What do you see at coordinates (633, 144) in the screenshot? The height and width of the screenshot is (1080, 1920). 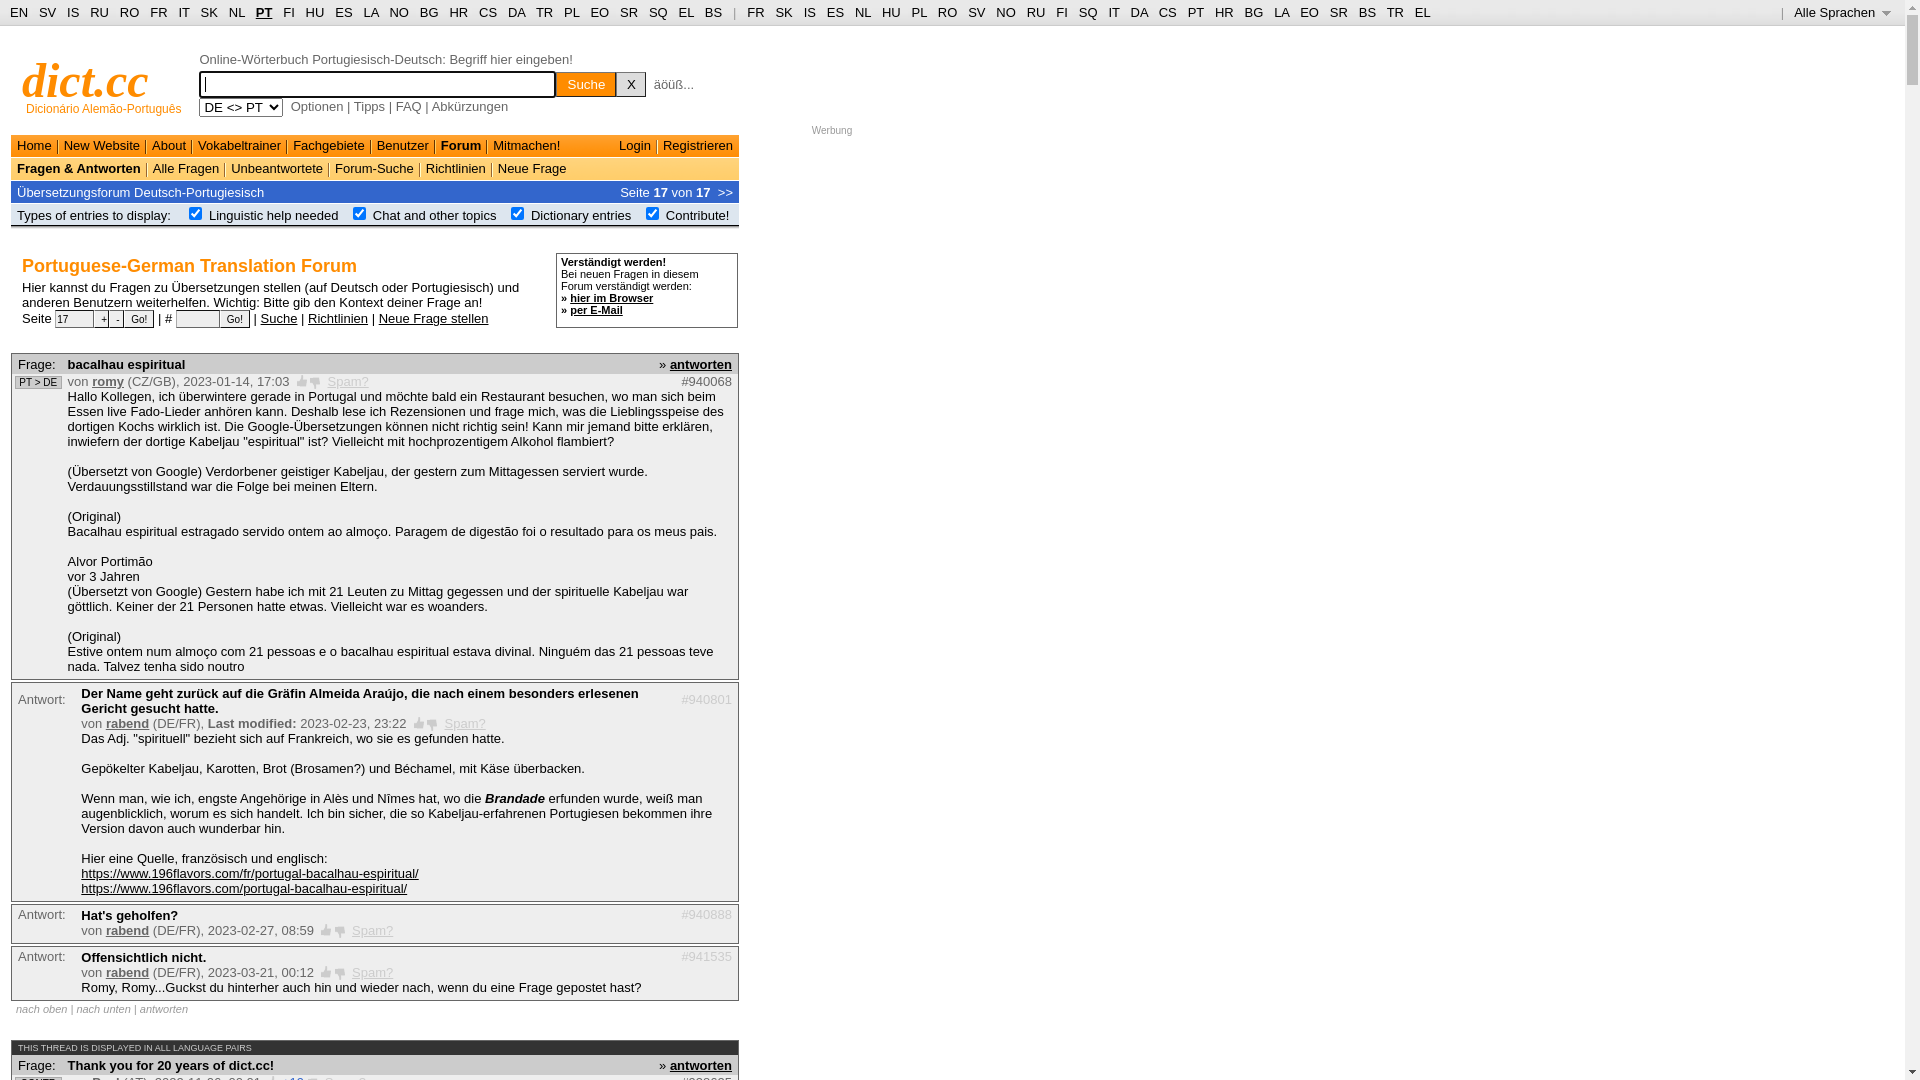 I see `'Login'` at bounding box center [633, 144].